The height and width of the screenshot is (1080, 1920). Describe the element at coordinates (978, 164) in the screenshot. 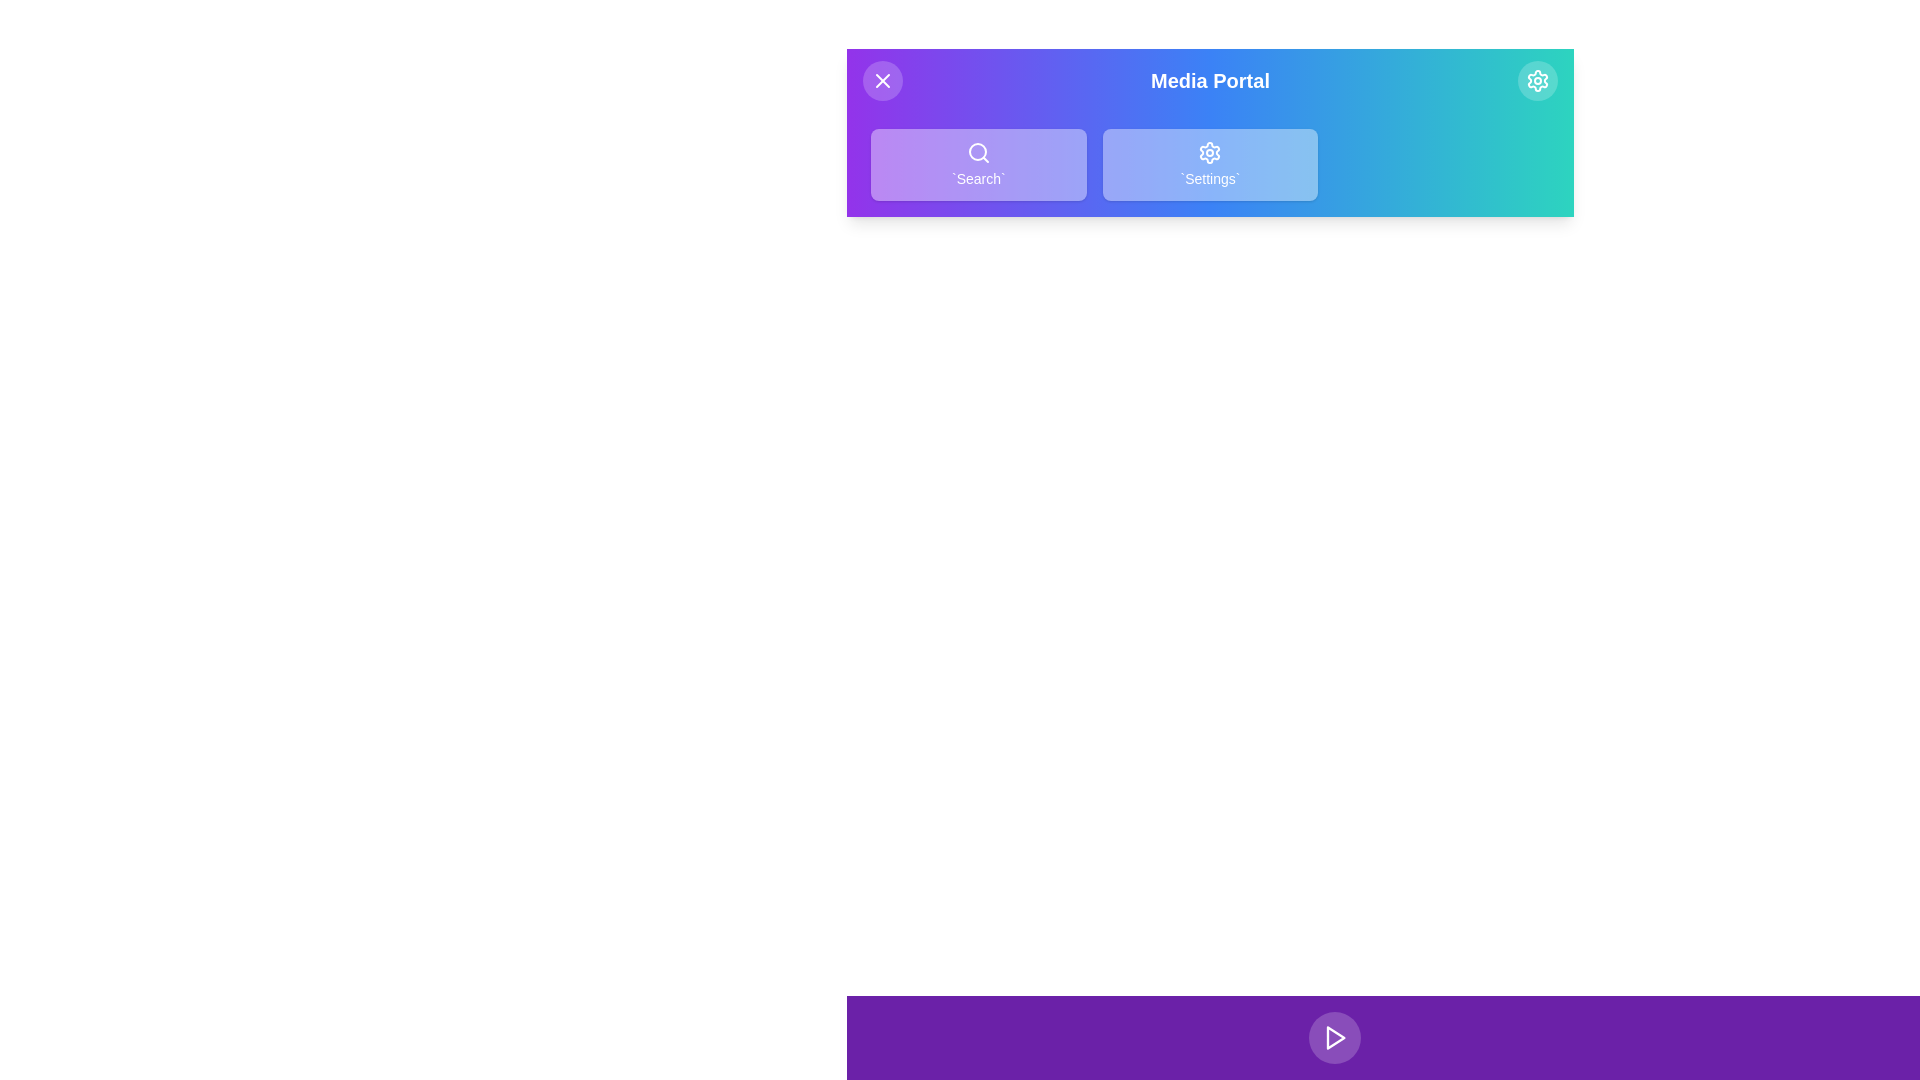

I see `the 'Search' button to navigate to the 'Search' section` at that location.